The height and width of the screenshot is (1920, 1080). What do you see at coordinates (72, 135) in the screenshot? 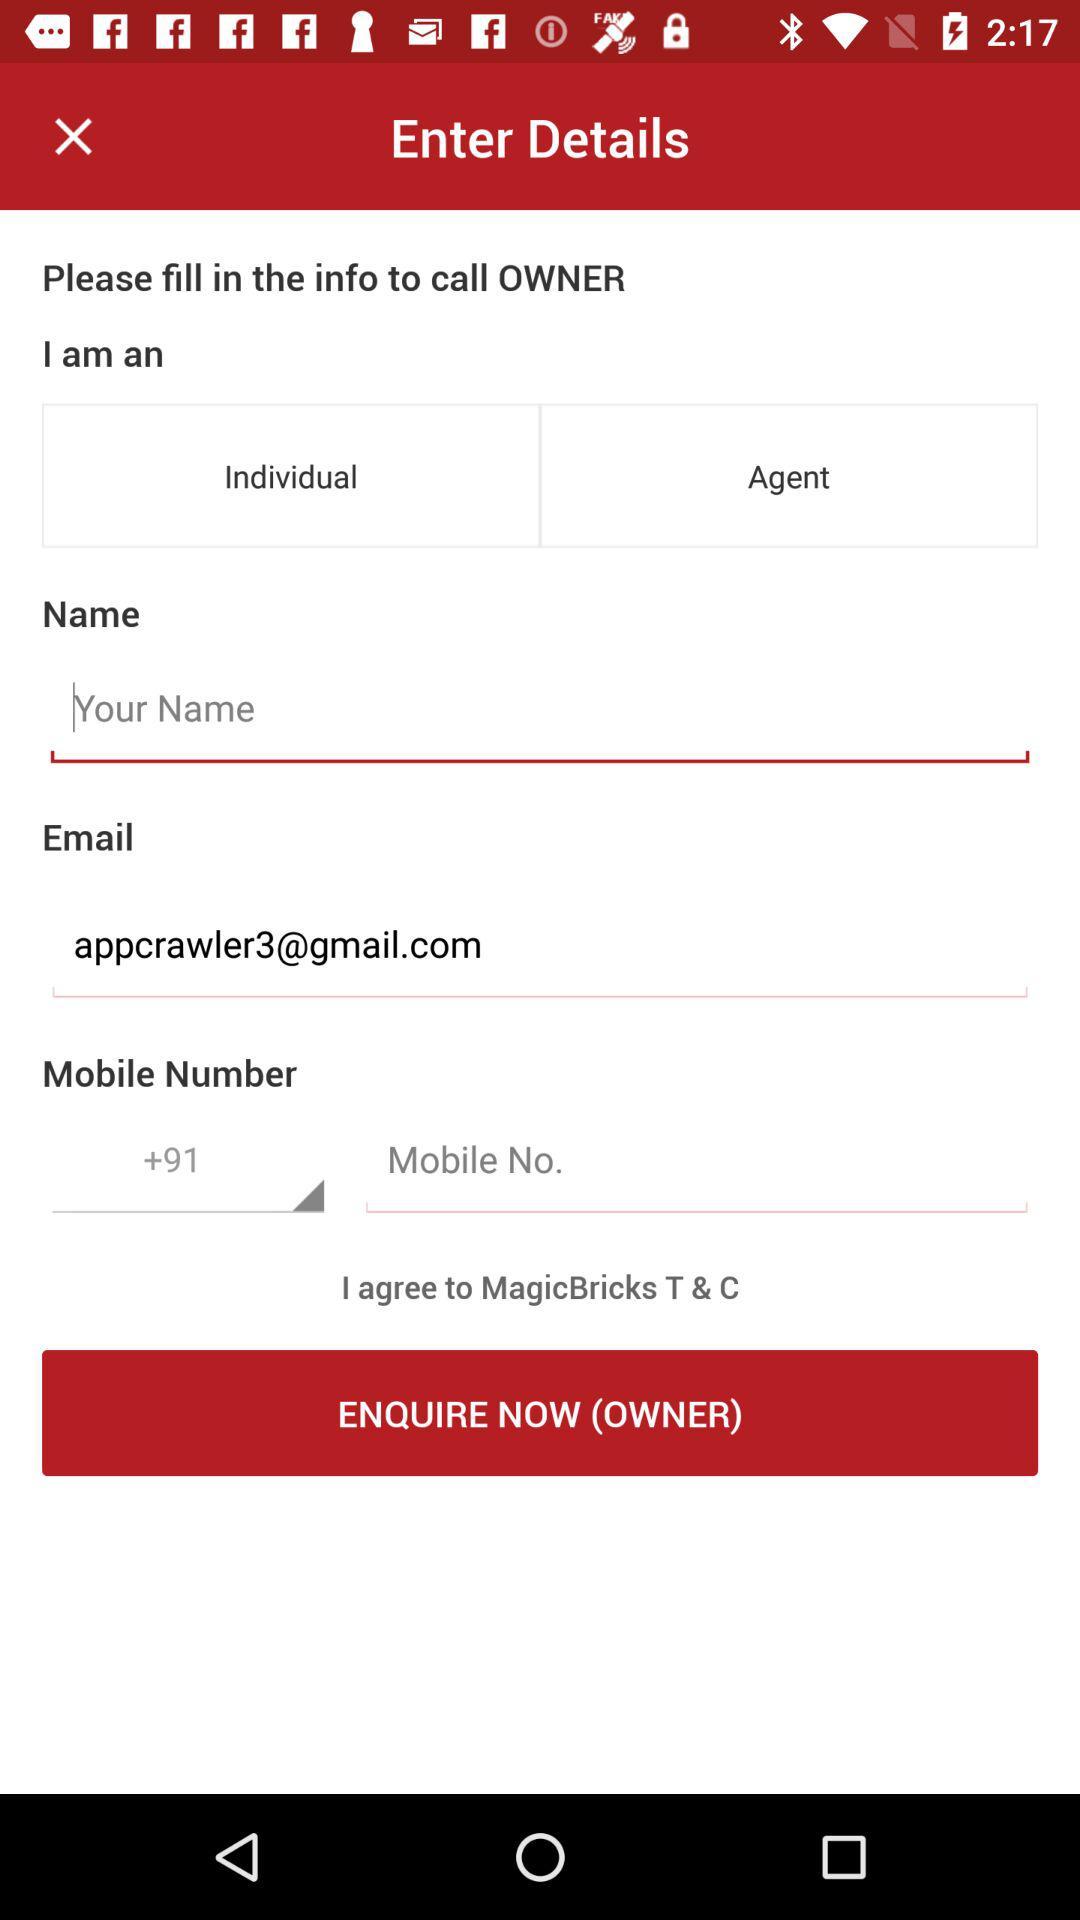
I see `icon next to the enter details item` at bounding box center [72, 135].